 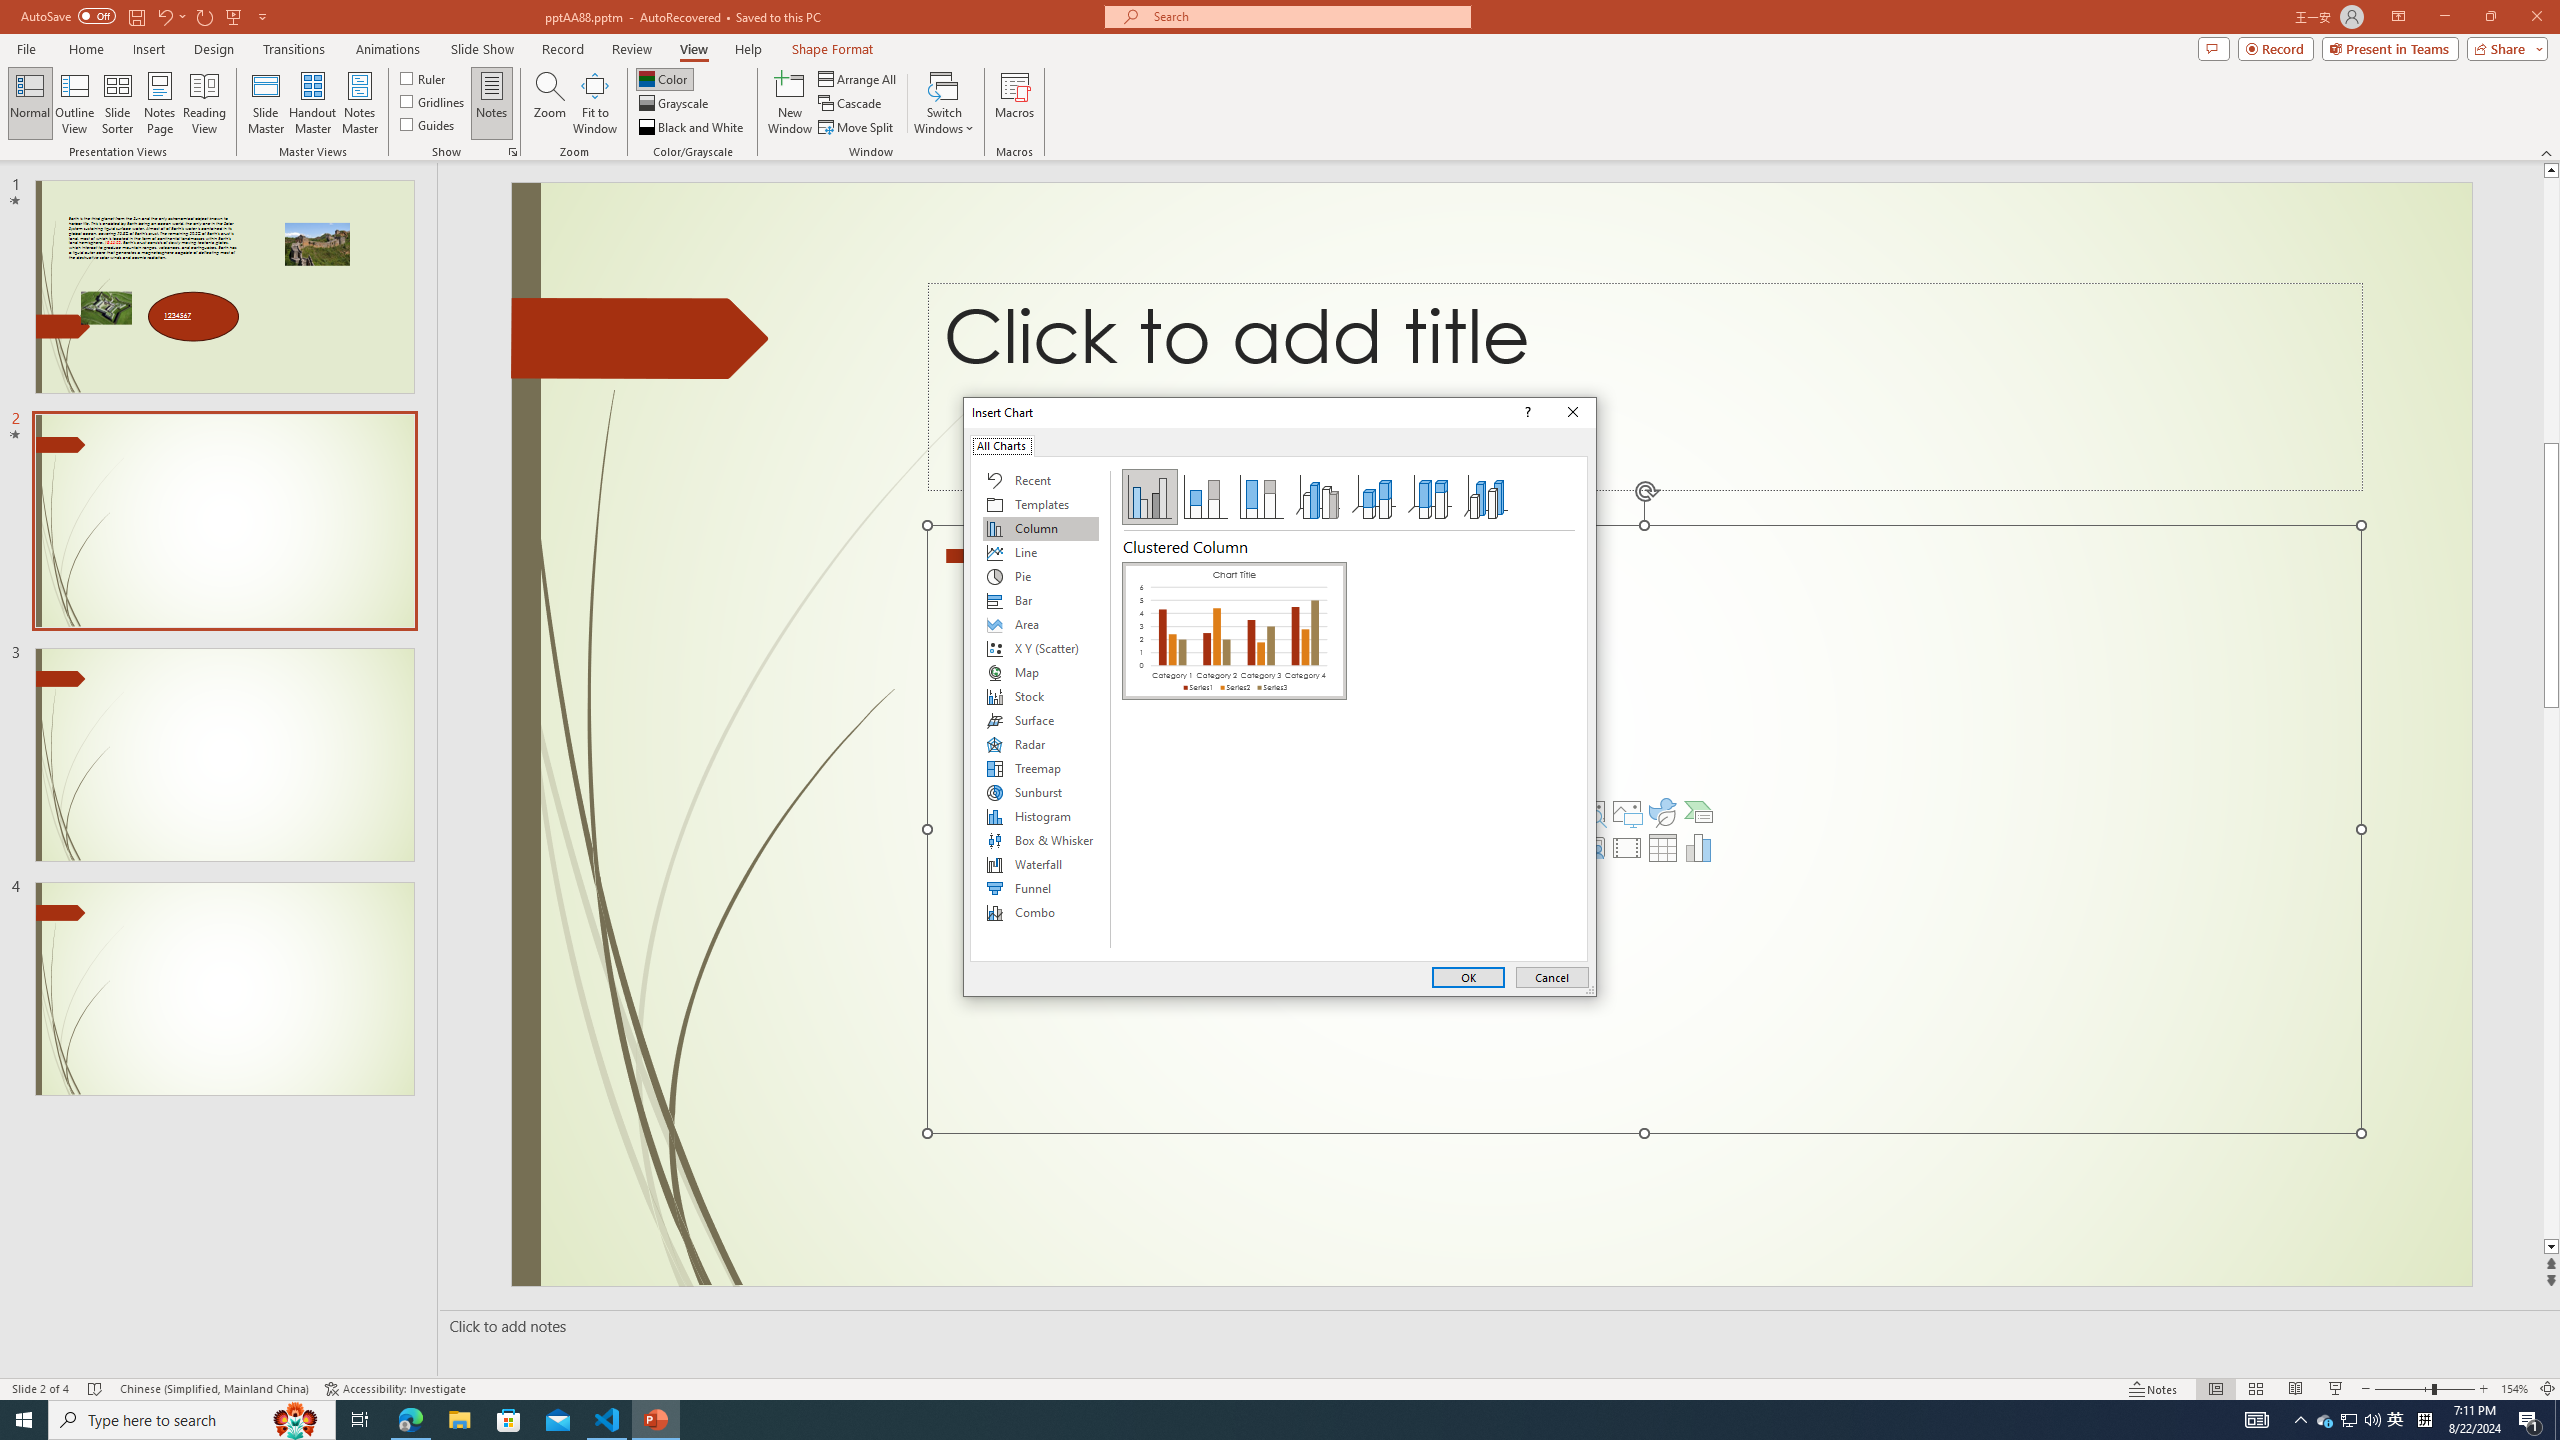 I want to click on 'Fit to Window', so click(x=595, y=103).